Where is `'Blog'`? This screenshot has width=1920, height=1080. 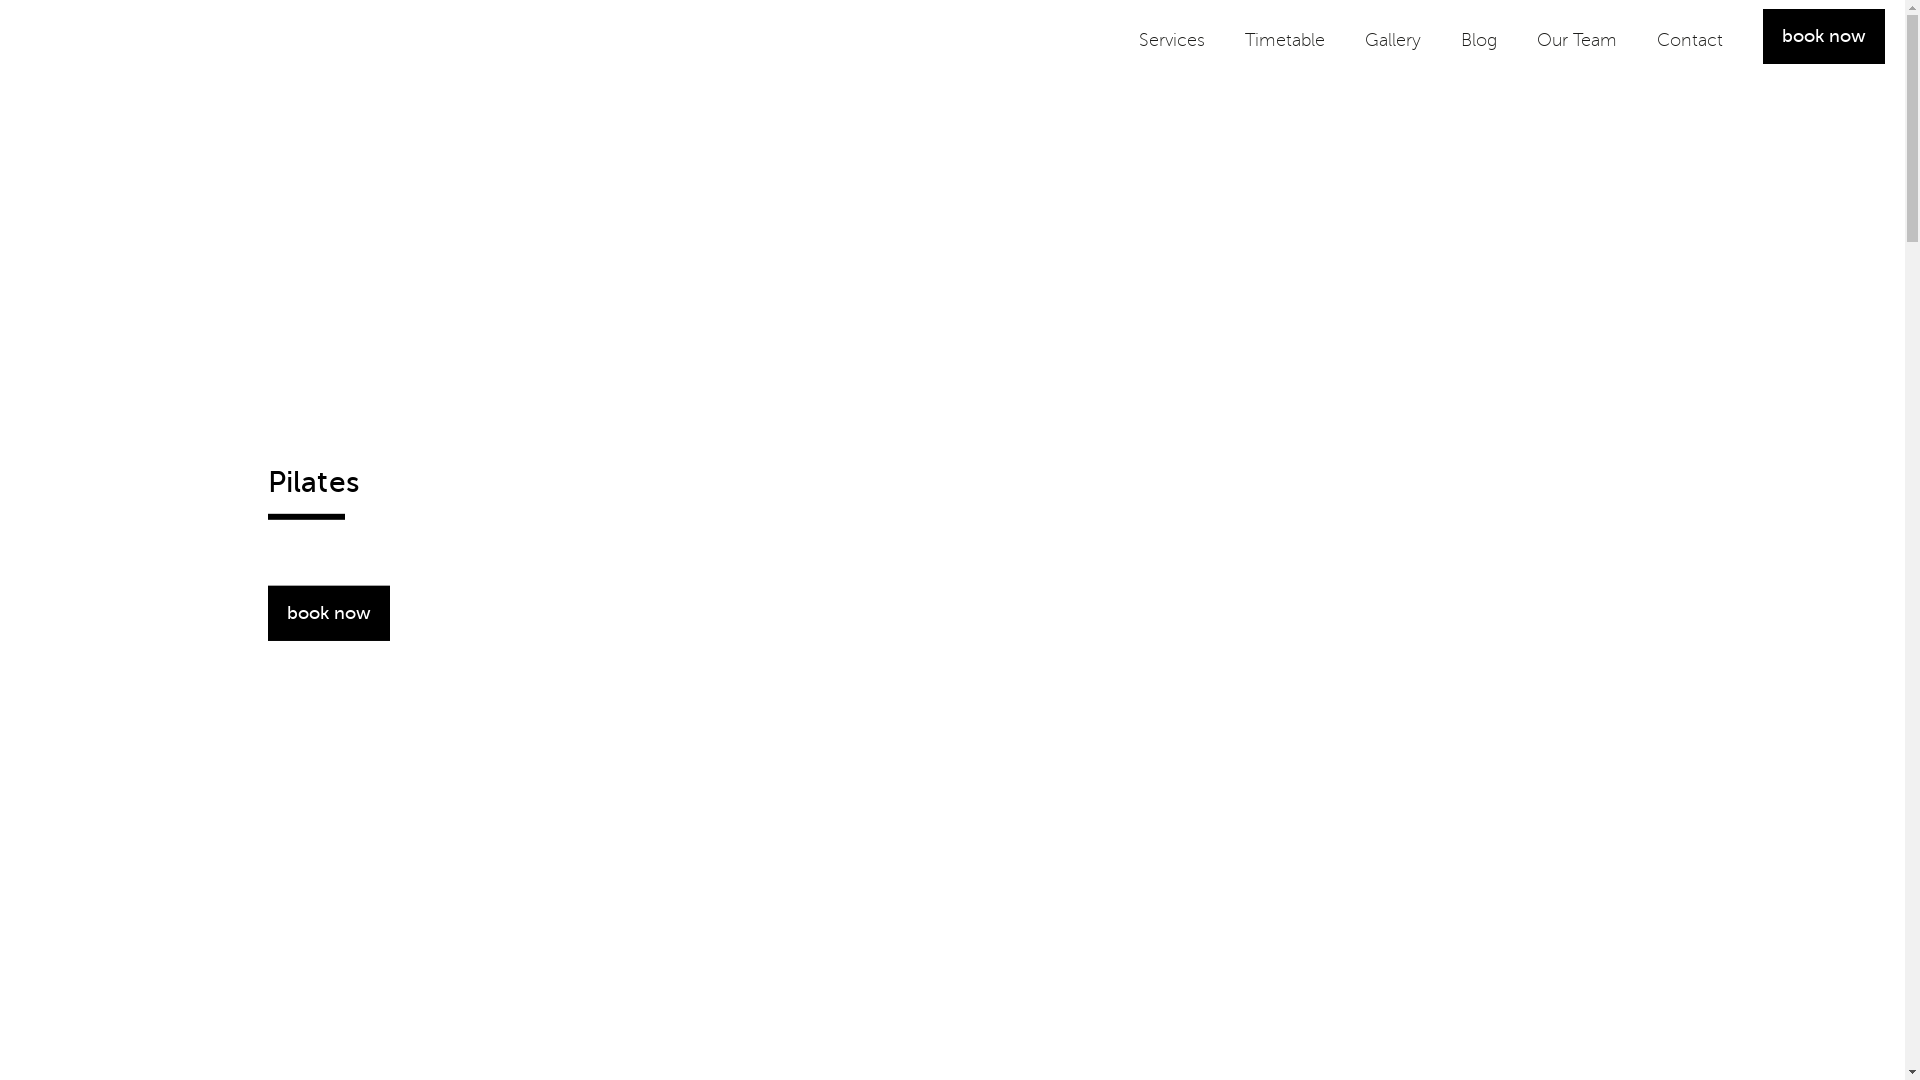 'Blog' is located at coordinates (1478, 43).